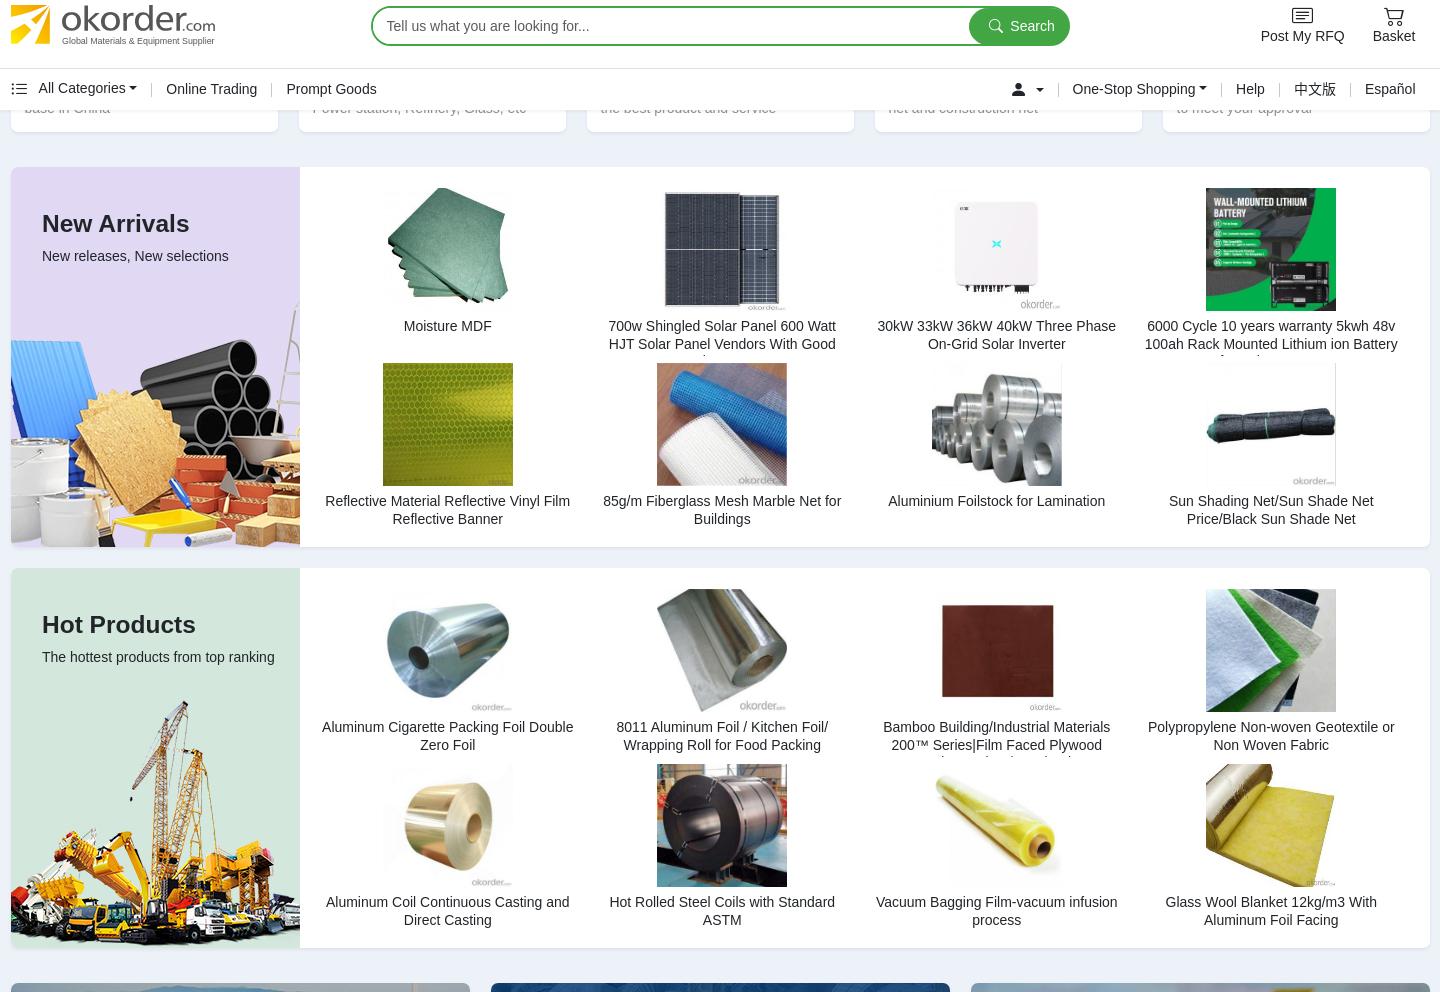 Image resolution: width=1440 pixels, height=992 pixels. I want to click on 'OKorder Guide', so click(8, 875).